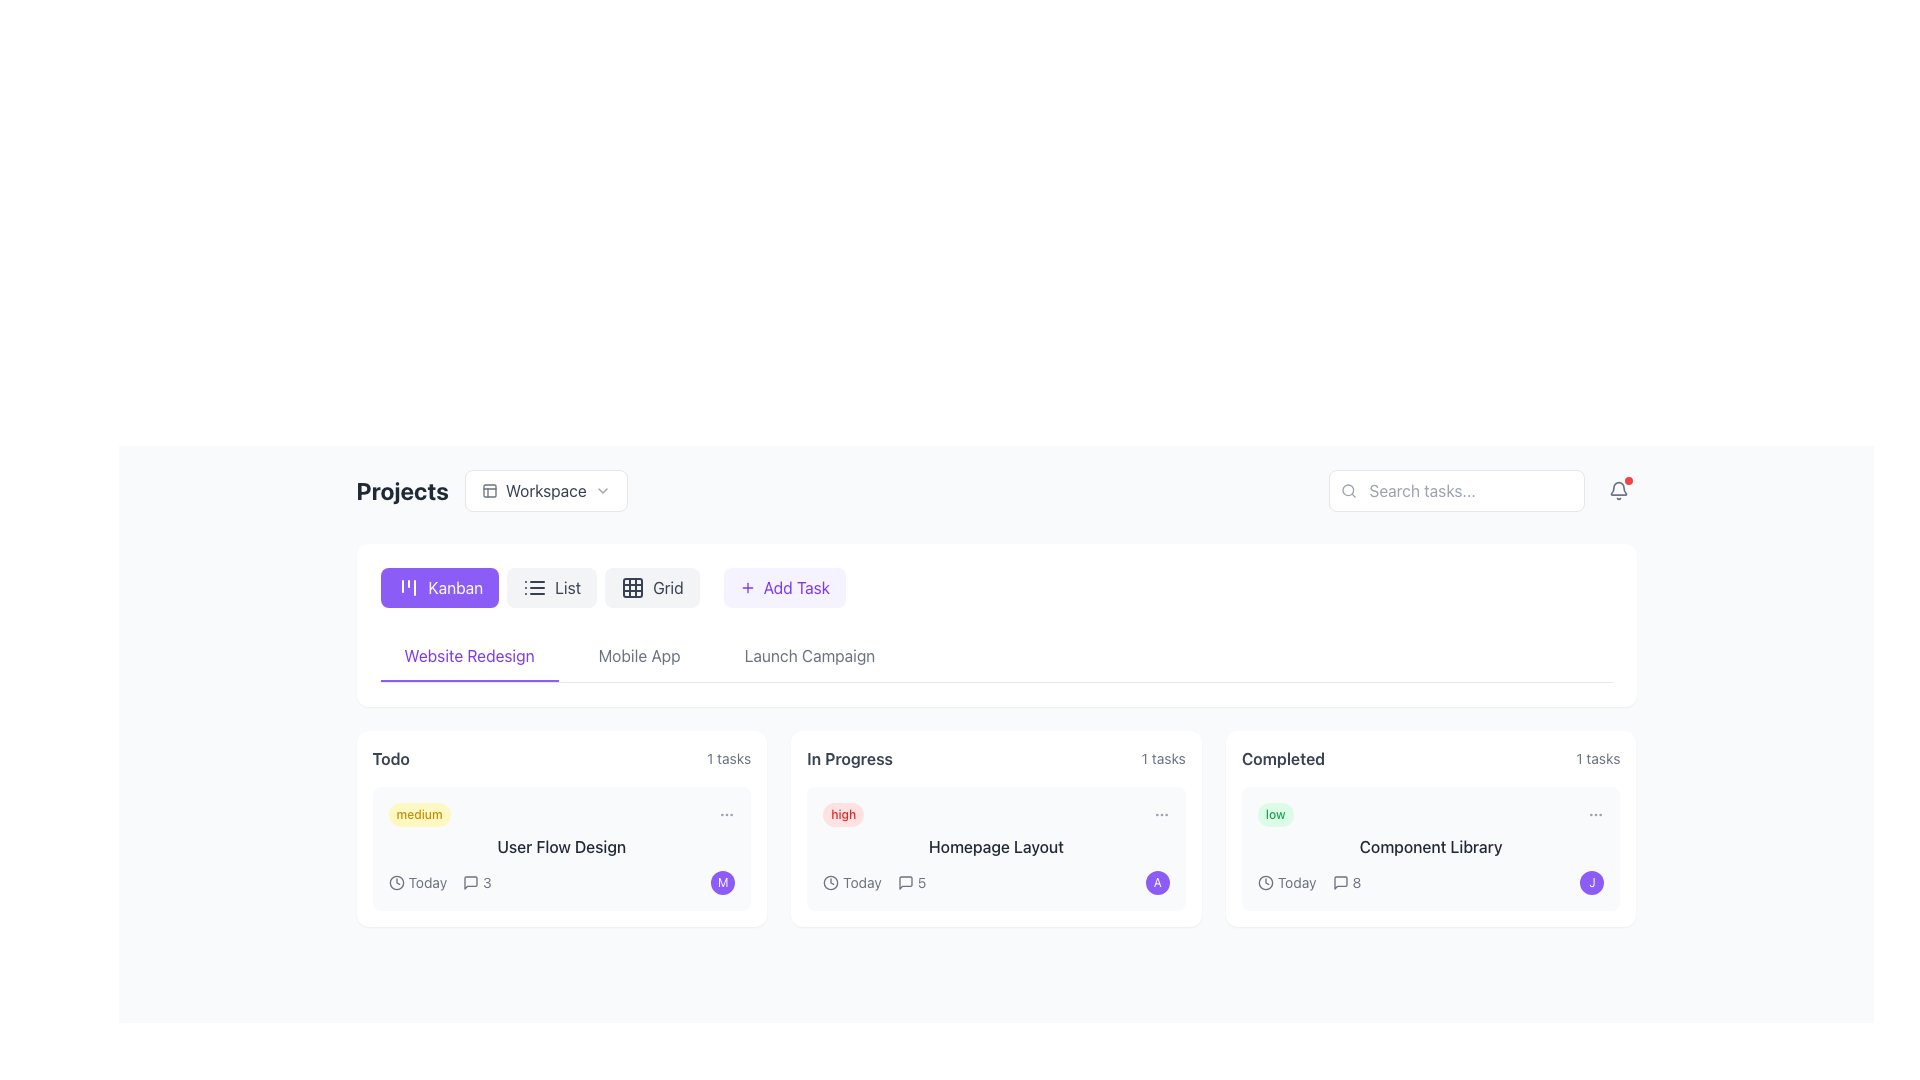  I want to click on the small rounded badge with a red background and white text that displays 'high', located in the 'In Progress' column near the top left corner of the 'Homepage Layout' card, so click(843, 814).